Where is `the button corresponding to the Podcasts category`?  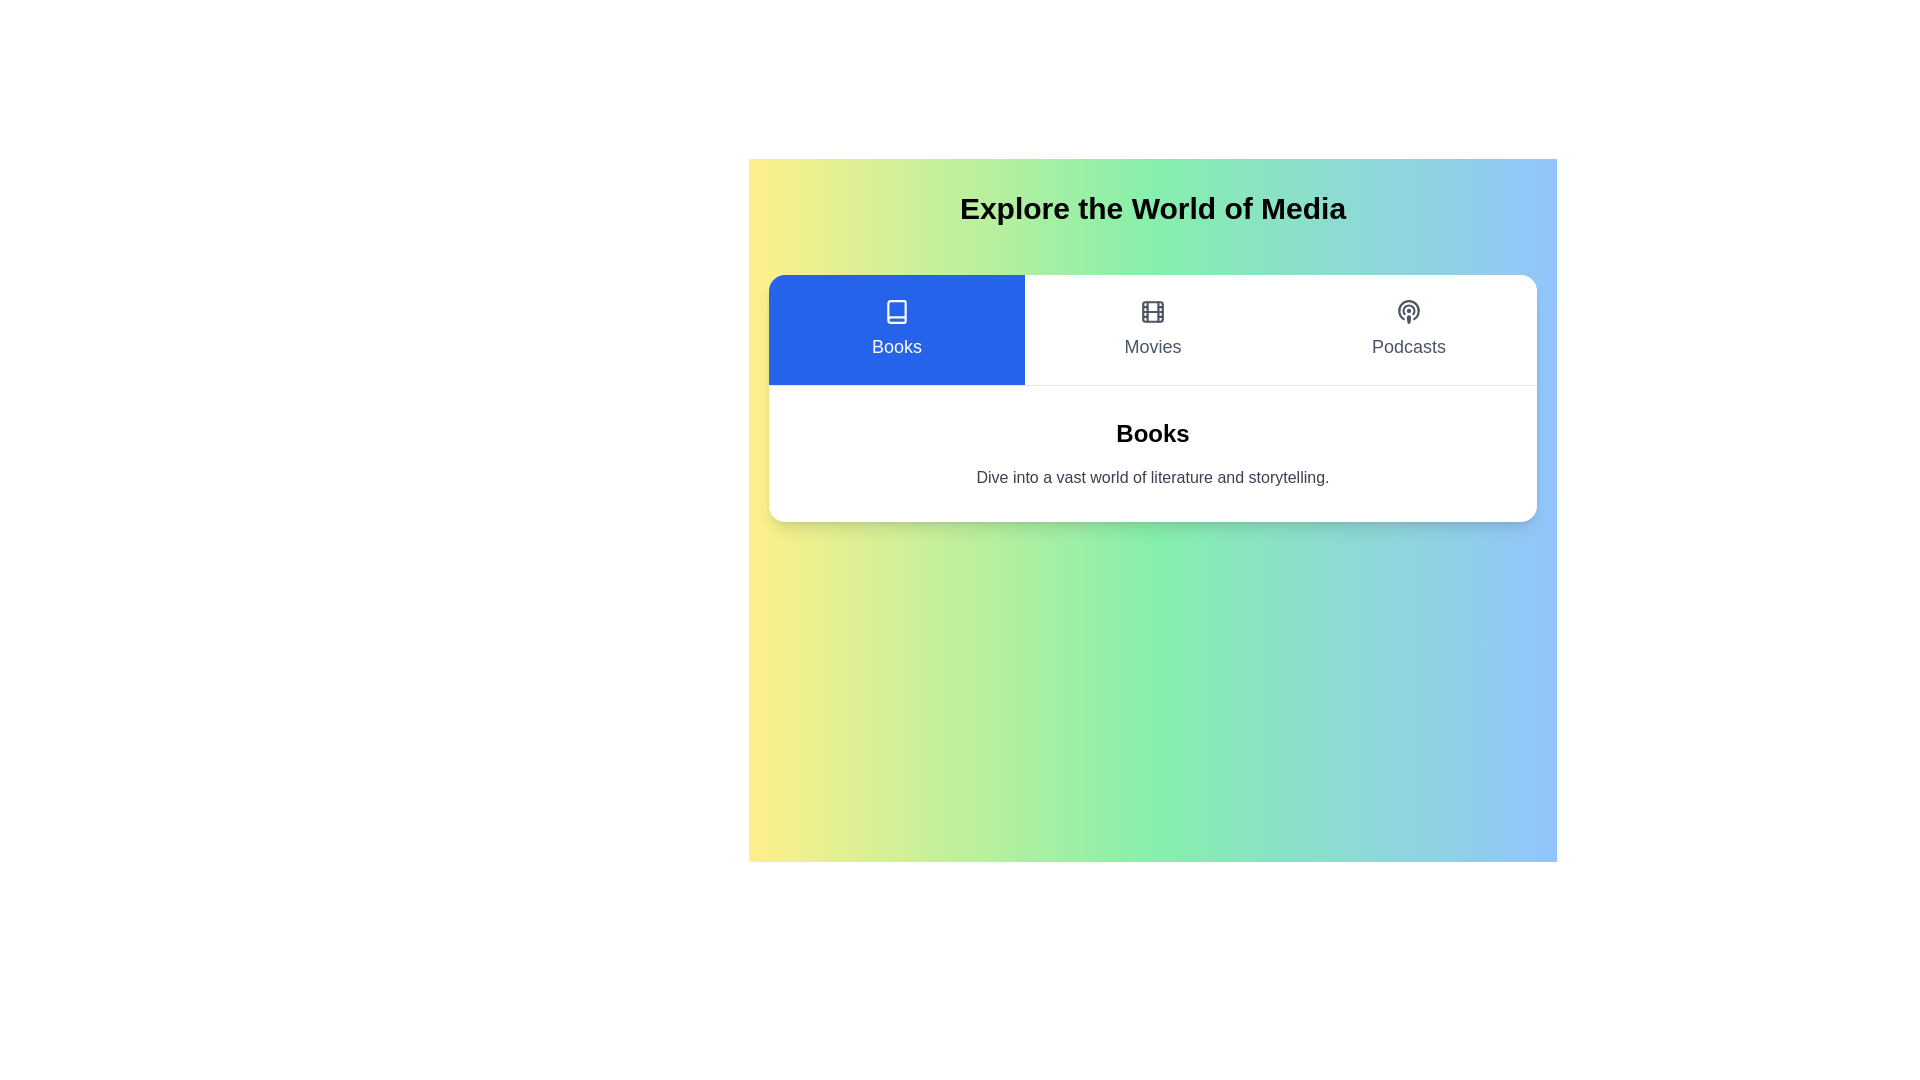 the button corresponding to the Podcasts category is located at coordinates (1408, 329).